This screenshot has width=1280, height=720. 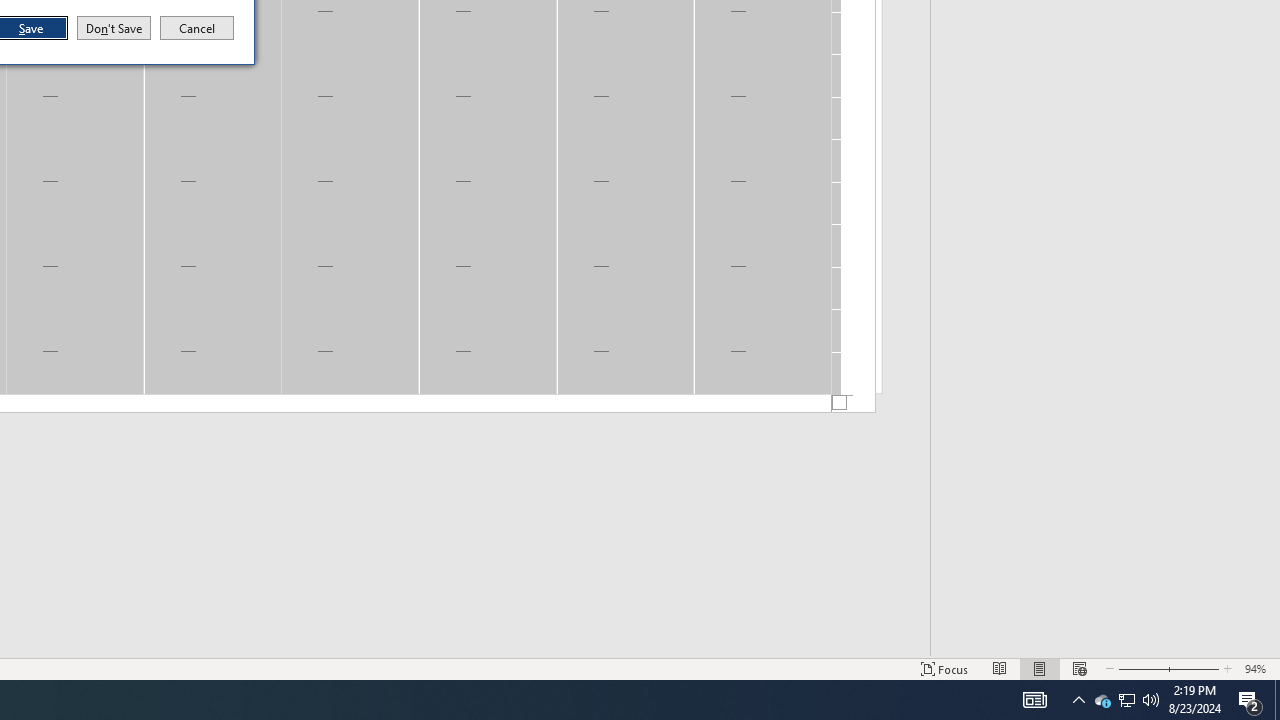 I want to click on 'Action Center, 2 new notifications', so click(x=1250, y=698).